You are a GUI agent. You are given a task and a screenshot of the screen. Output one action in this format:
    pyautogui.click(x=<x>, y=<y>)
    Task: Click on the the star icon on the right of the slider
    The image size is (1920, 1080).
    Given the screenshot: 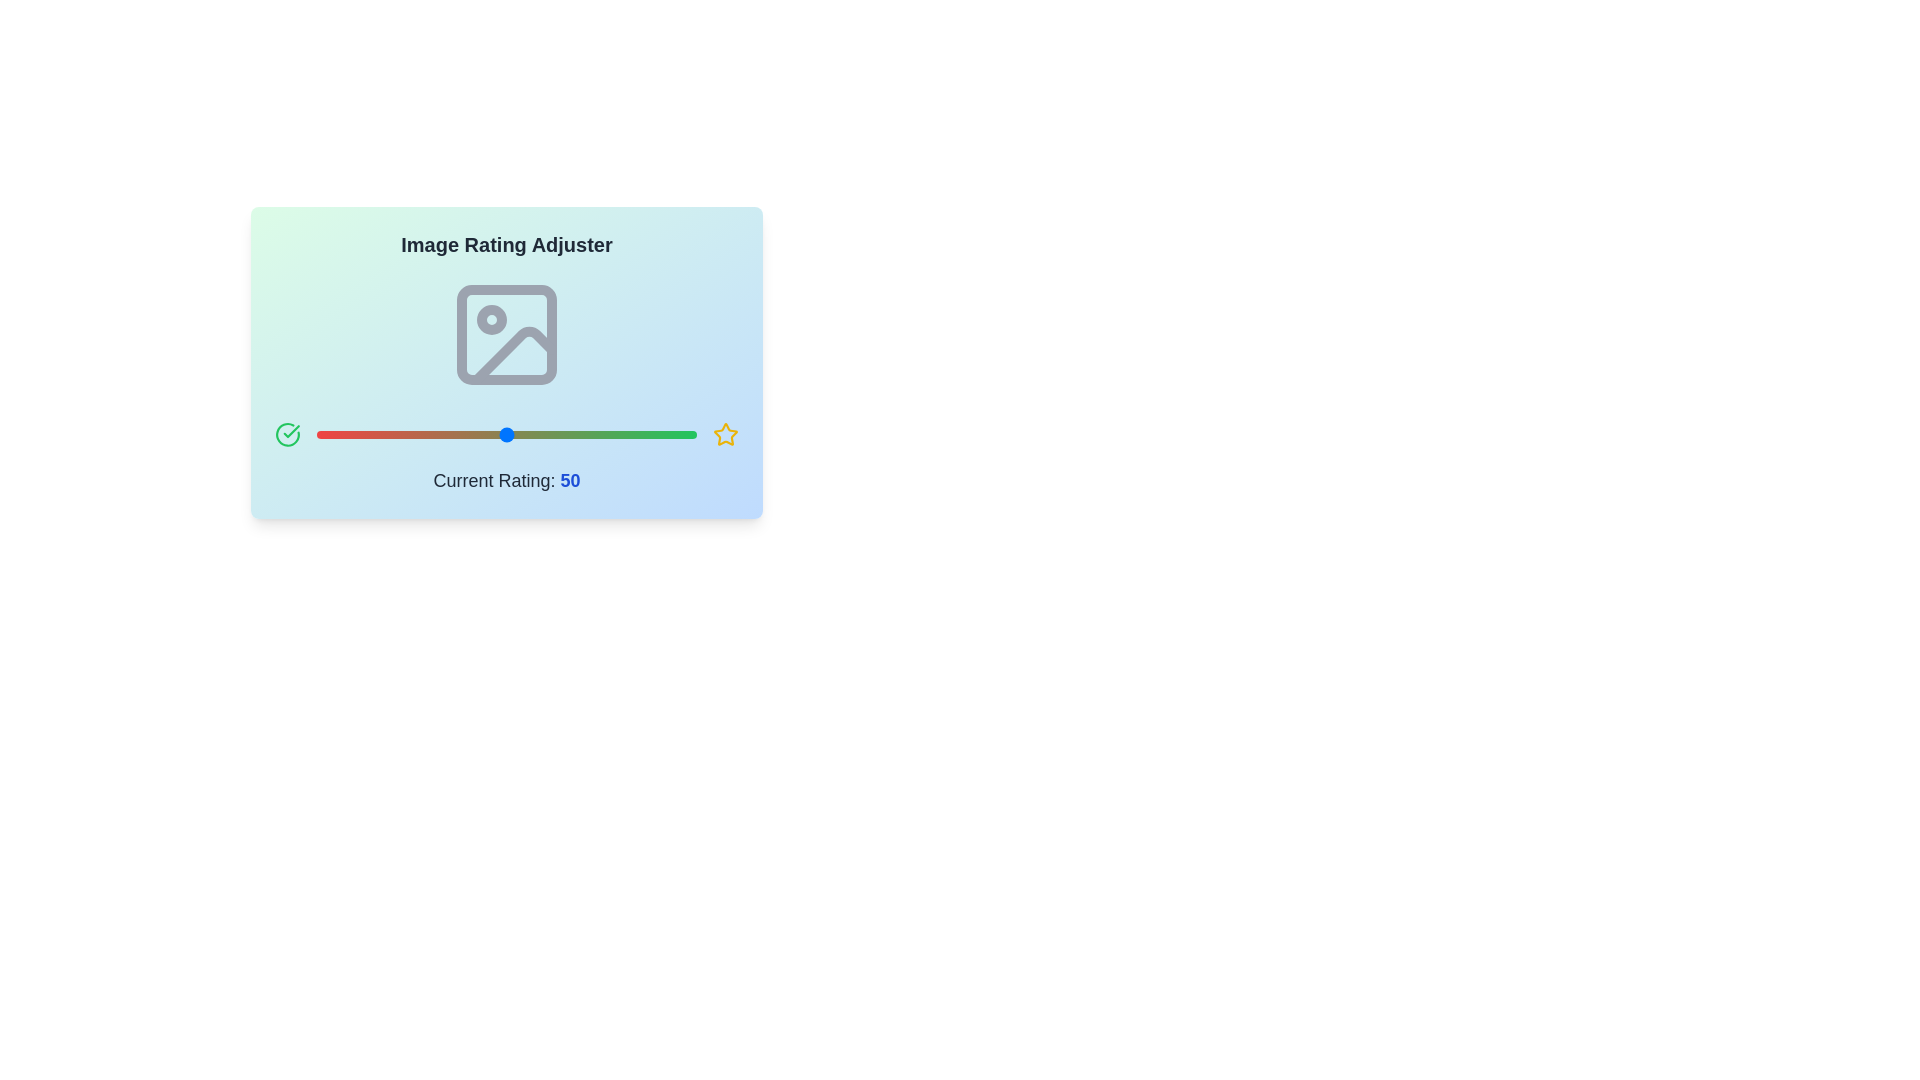 What is the action you would take?
    pyautogui.click(x=724, y=434)
    